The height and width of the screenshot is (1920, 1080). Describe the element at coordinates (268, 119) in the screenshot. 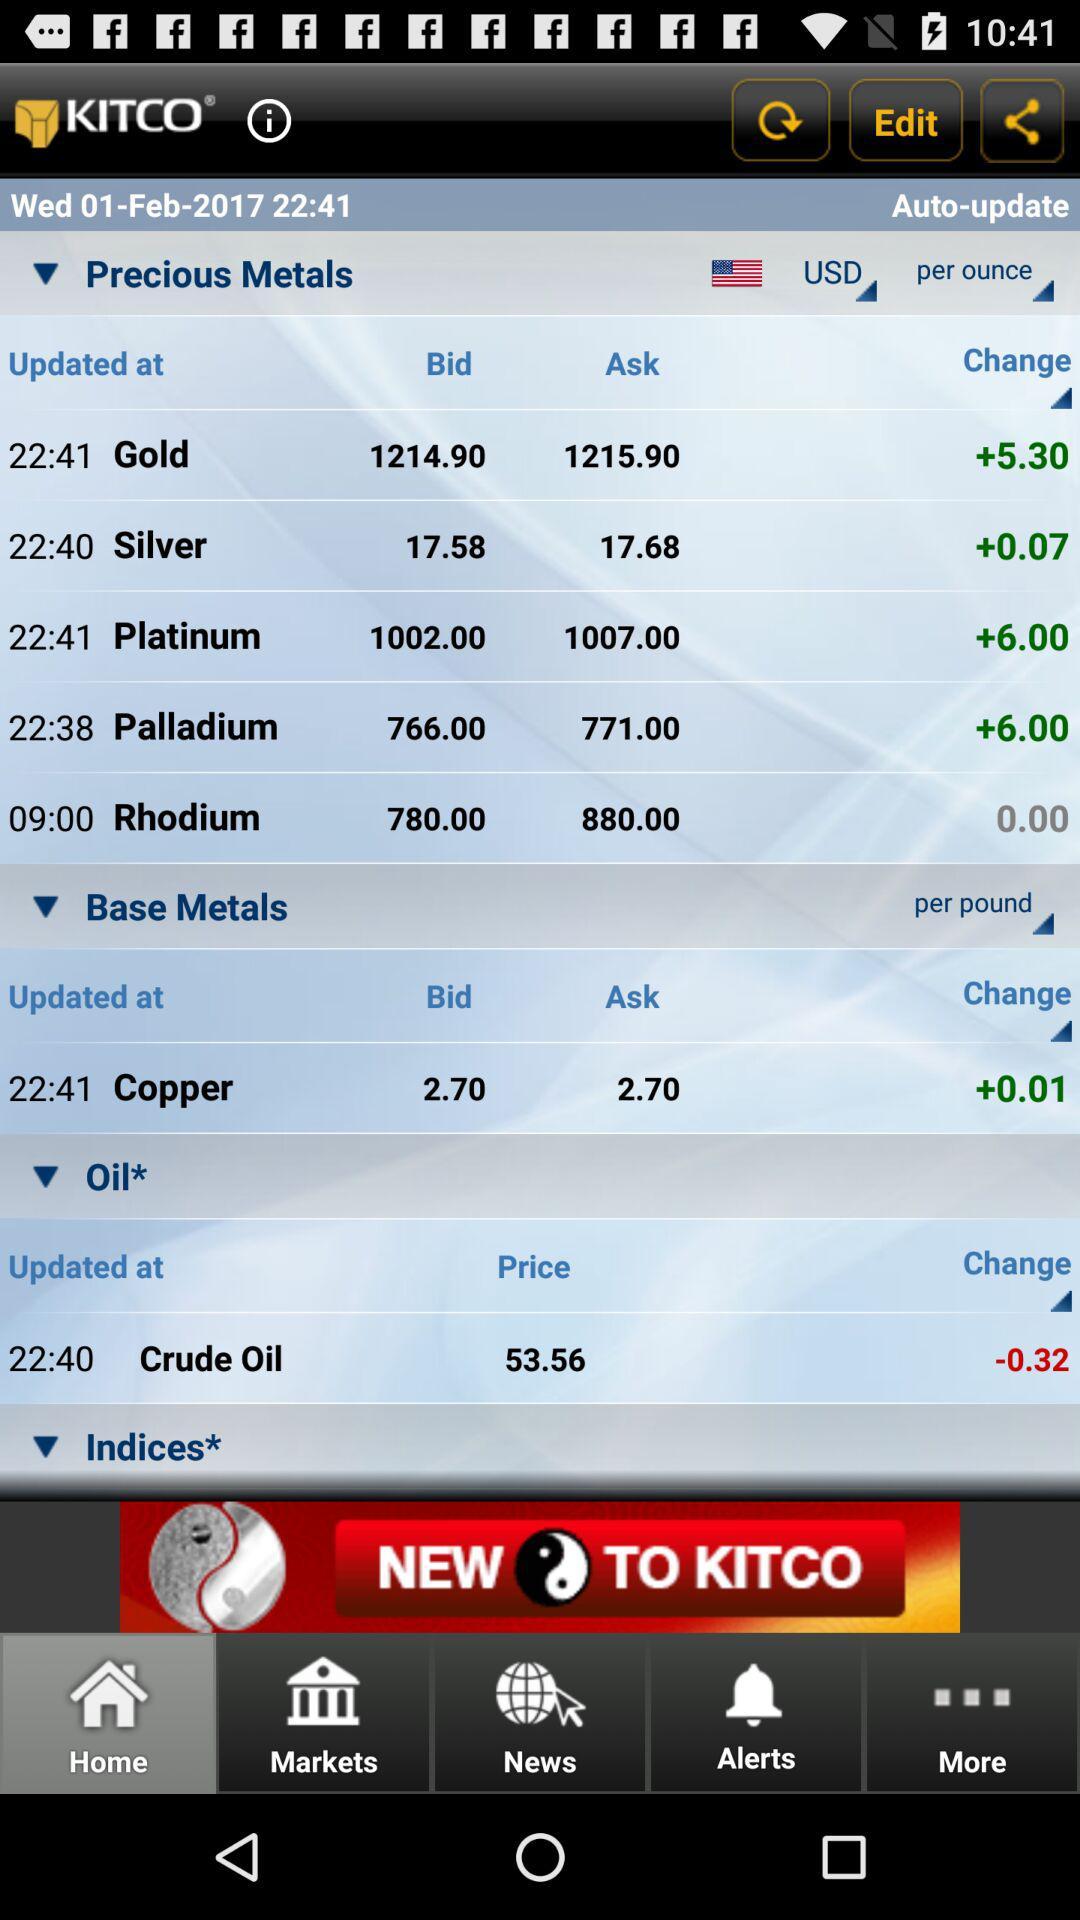

I see `i` at that location.